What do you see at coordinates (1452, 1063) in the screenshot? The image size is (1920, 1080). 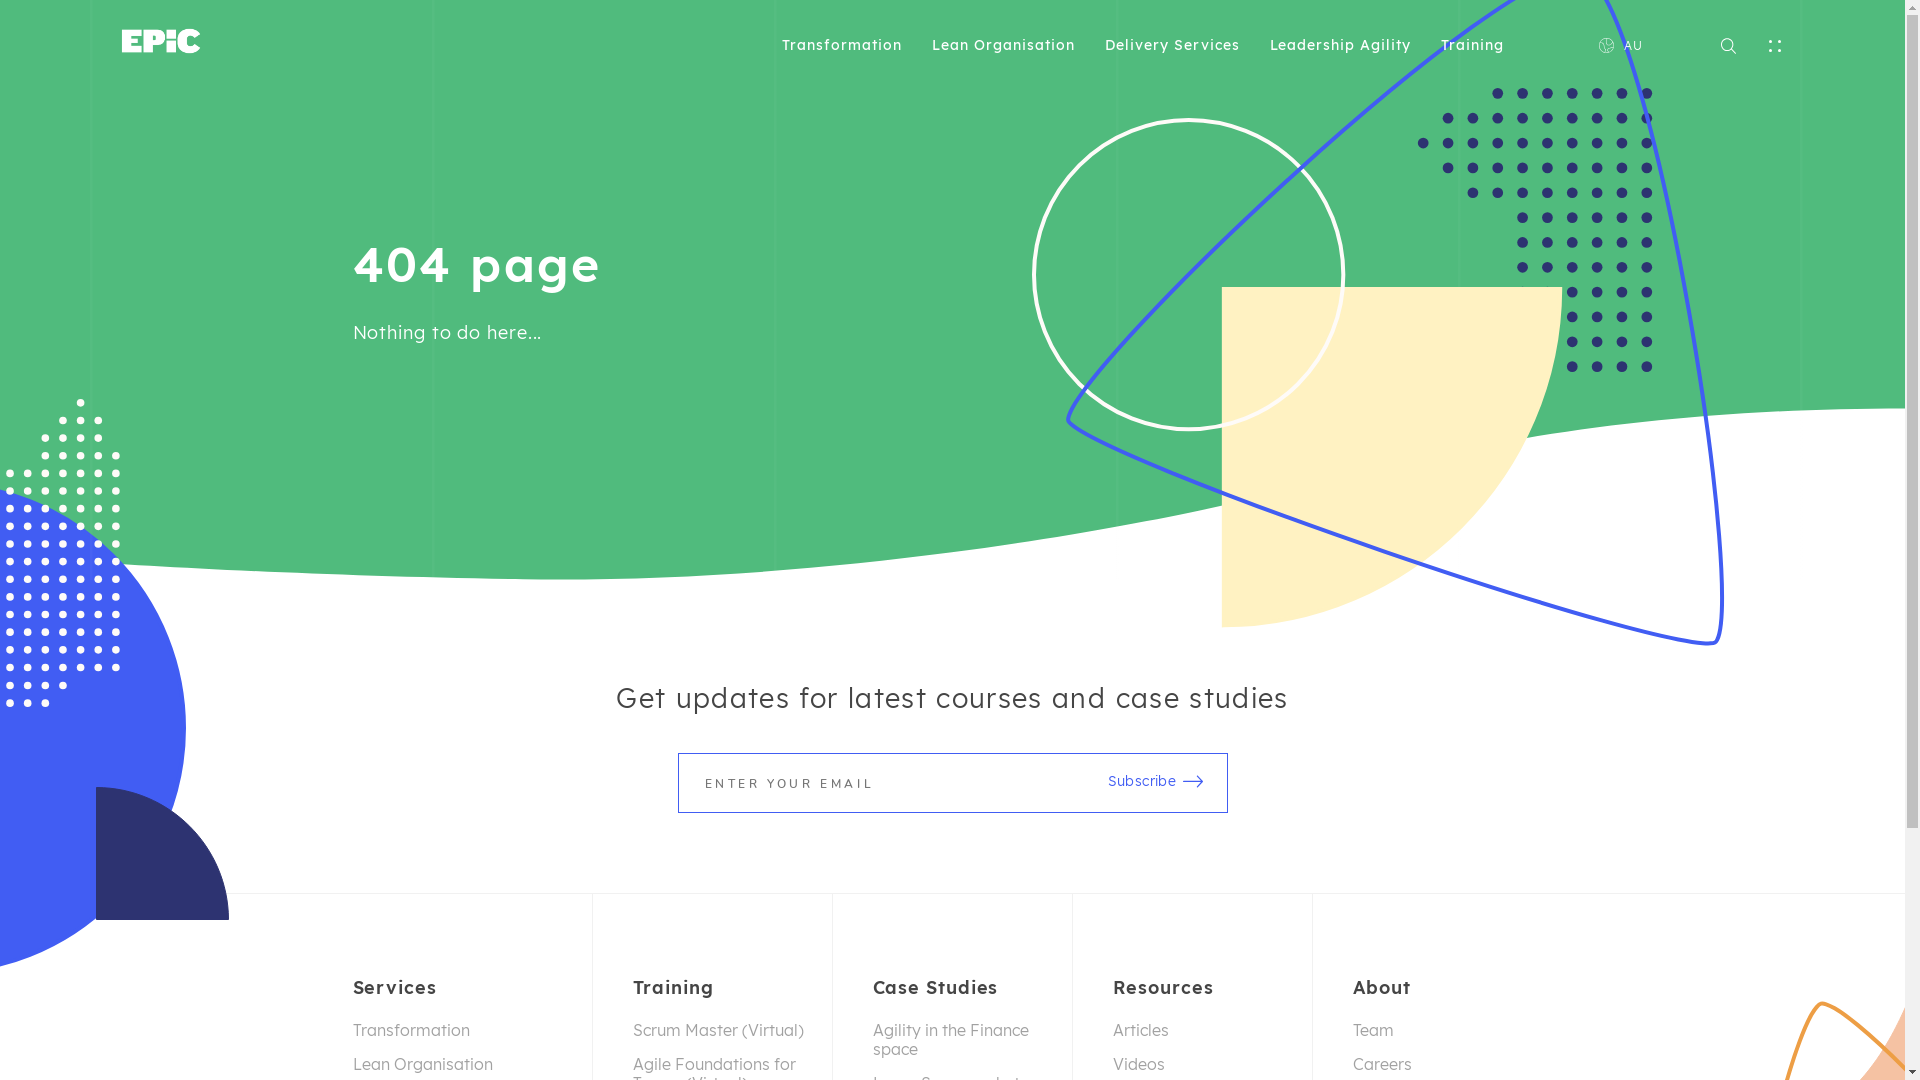 I see `'Careers'` at bounding box center [1452, 1063].